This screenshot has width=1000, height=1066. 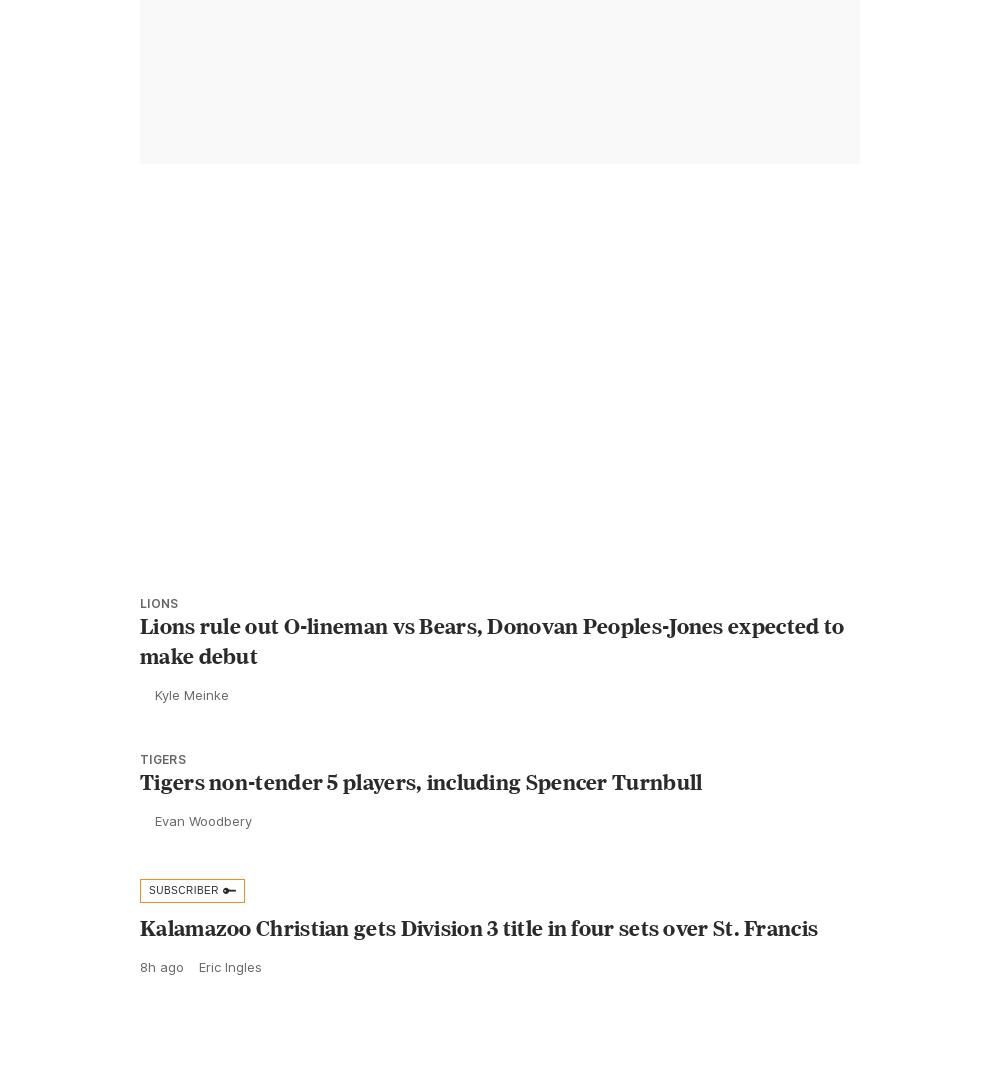 I want to click on 'Lions', so click(x=159, y=646).